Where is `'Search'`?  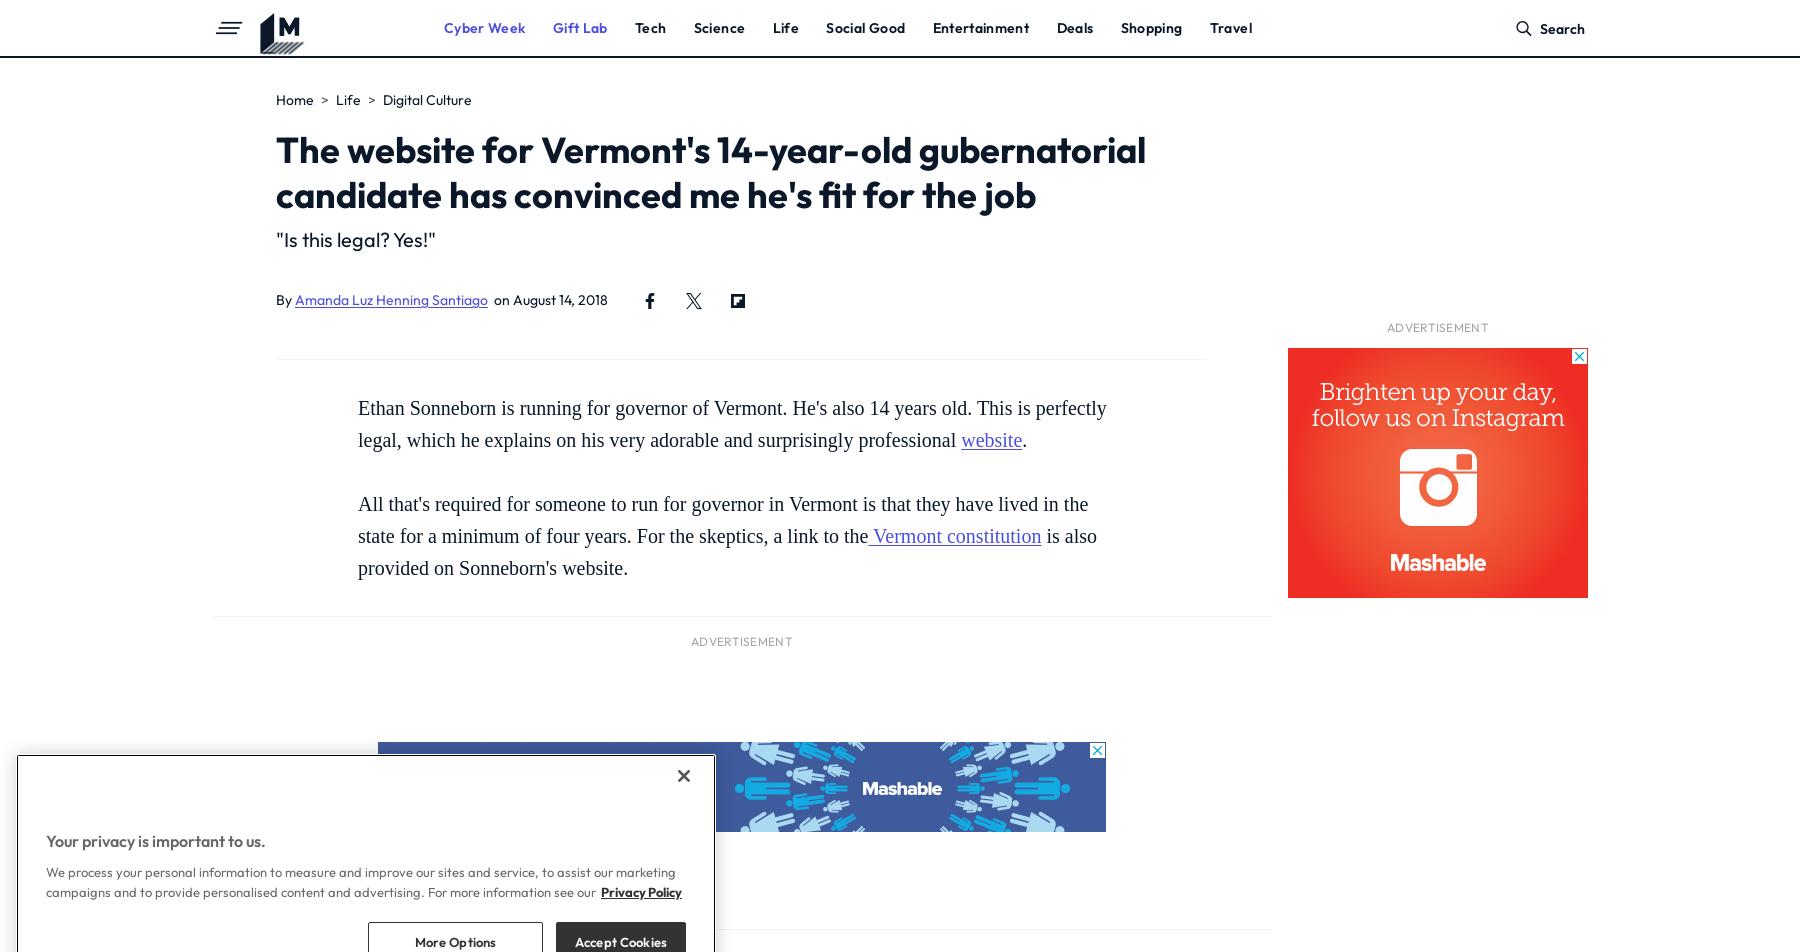
'Search' is located at coordinates (1562, 29).